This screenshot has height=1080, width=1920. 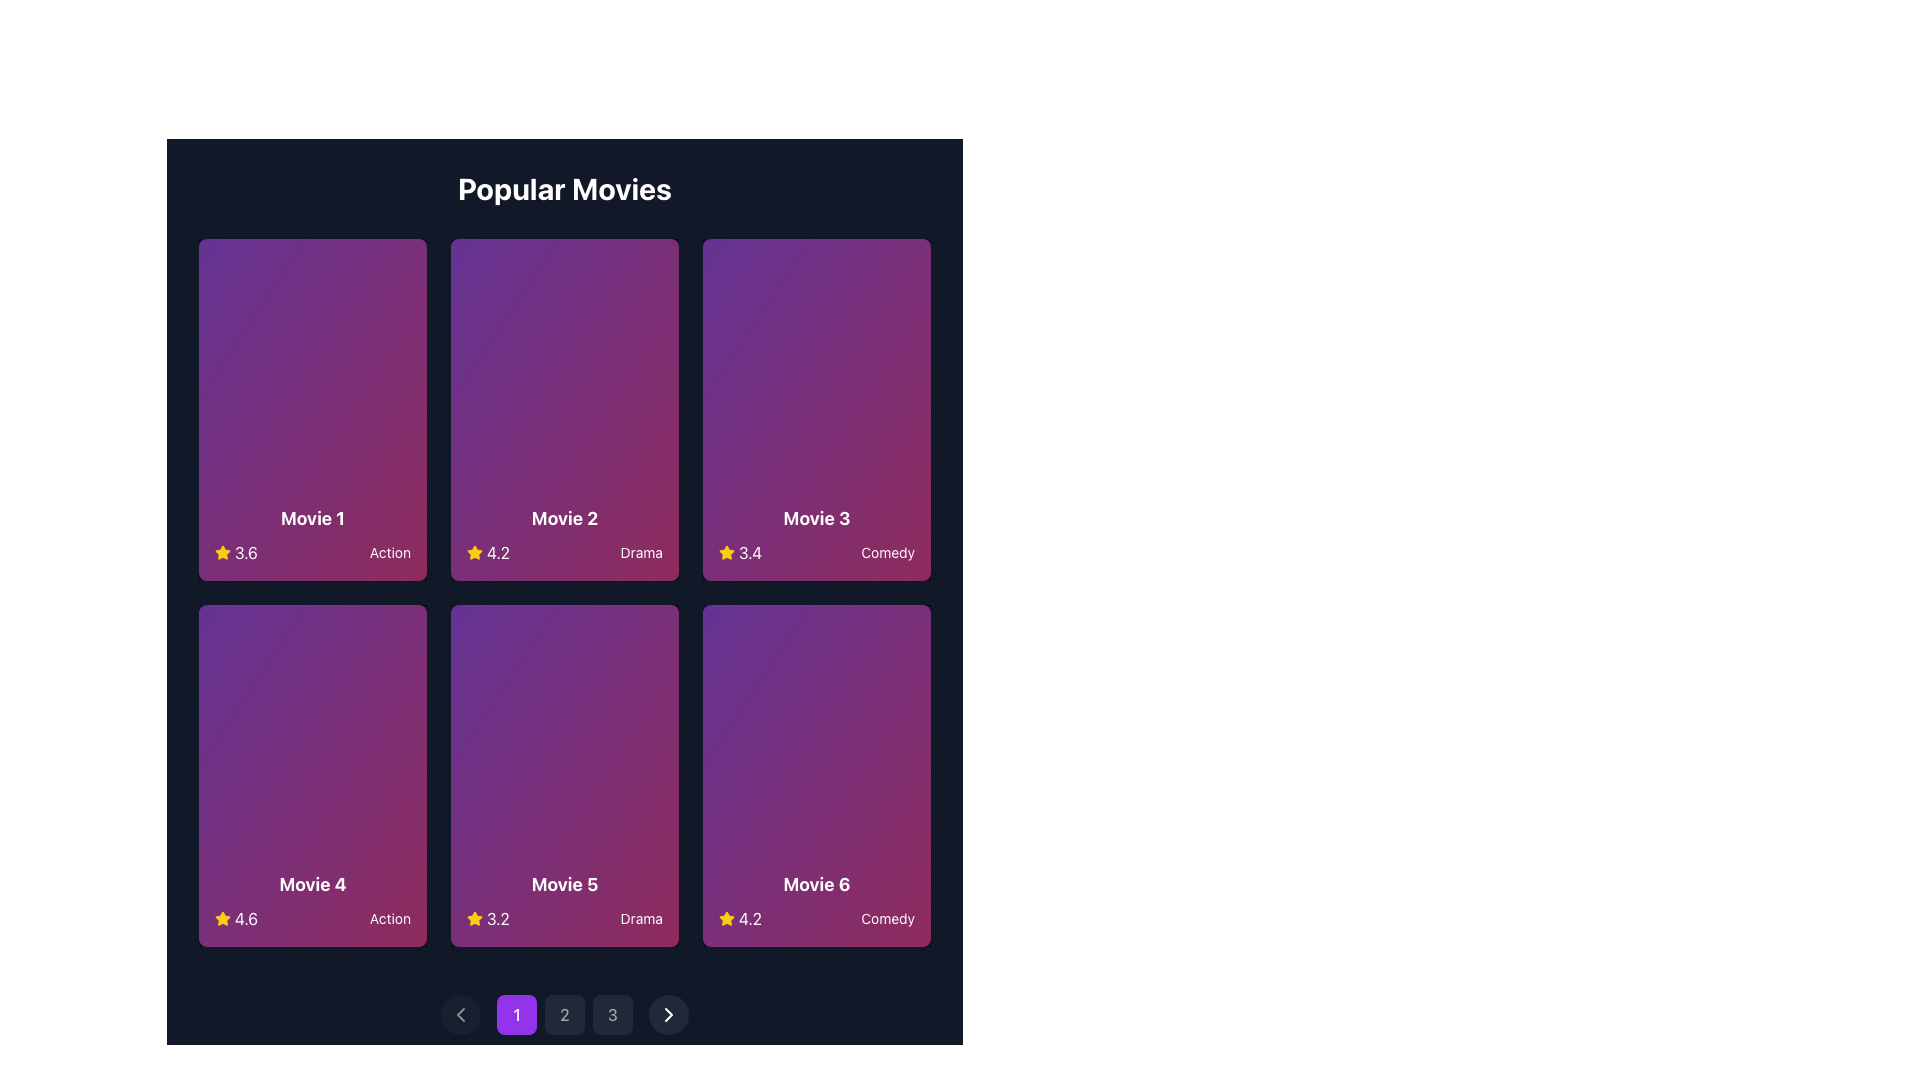 What do you see at coordinates (739, 918) in the screenshot?
I see `the text label indicating the rating of the movie 'Movie 6', located in the bottom-right corner of the movie card, next to a star icon and genre text 'Comedy'` at bounding box center [739, 918].